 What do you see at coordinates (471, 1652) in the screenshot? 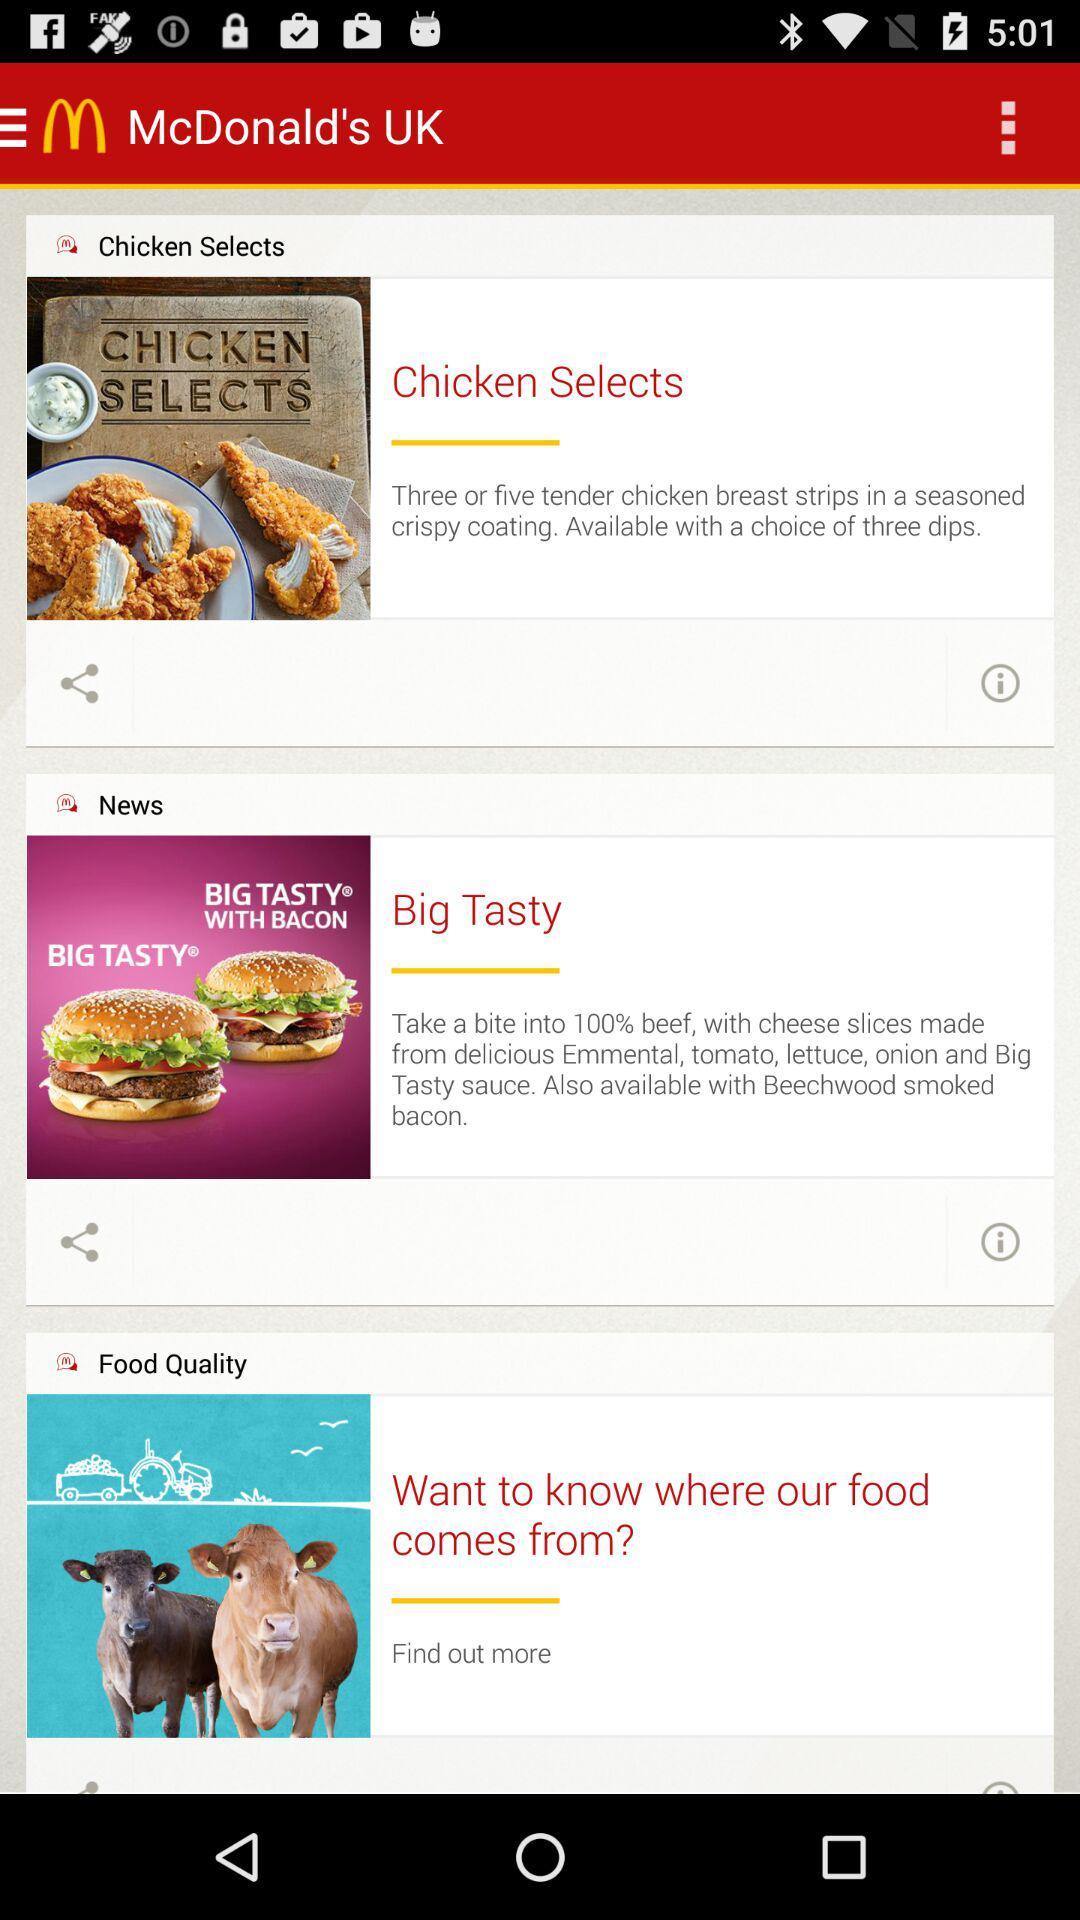
I see `the find out more` at bounding box center [471, 1652].